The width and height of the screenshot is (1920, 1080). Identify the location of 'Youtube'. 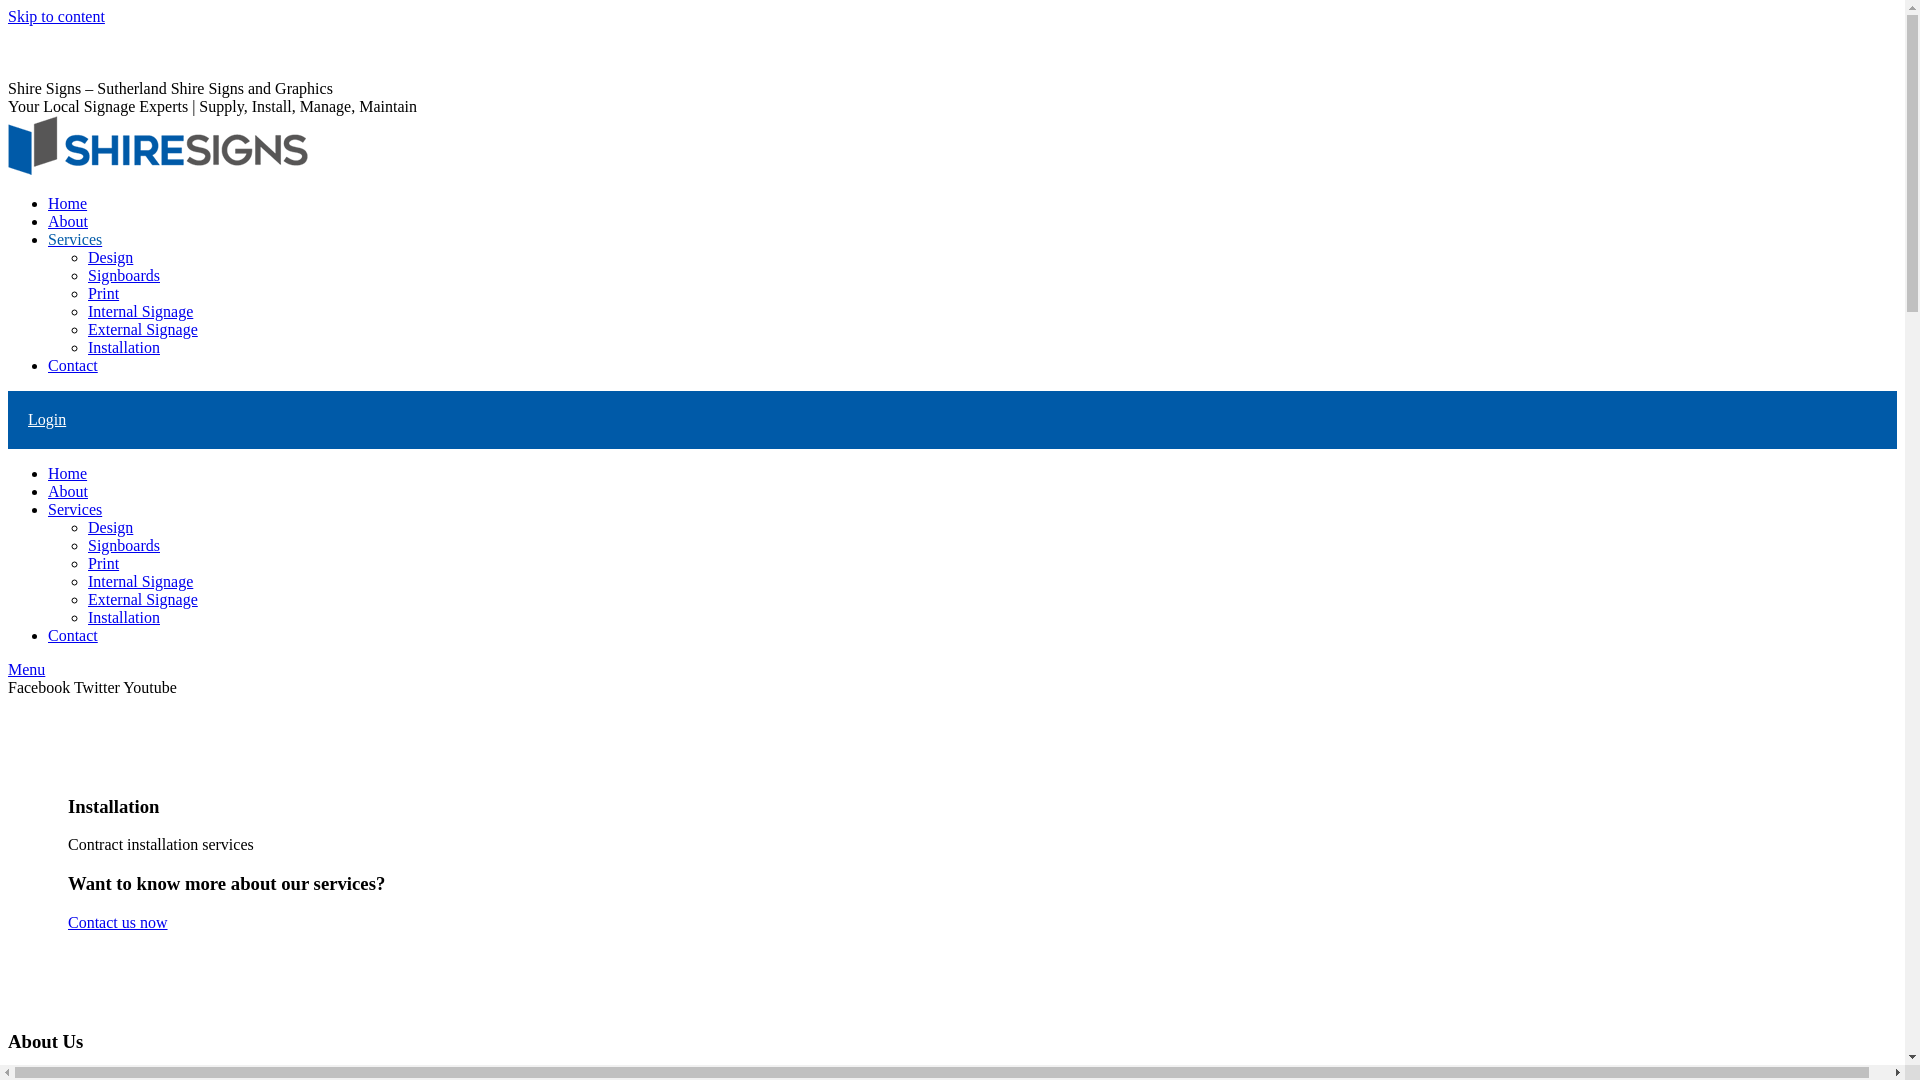
(148, 686).